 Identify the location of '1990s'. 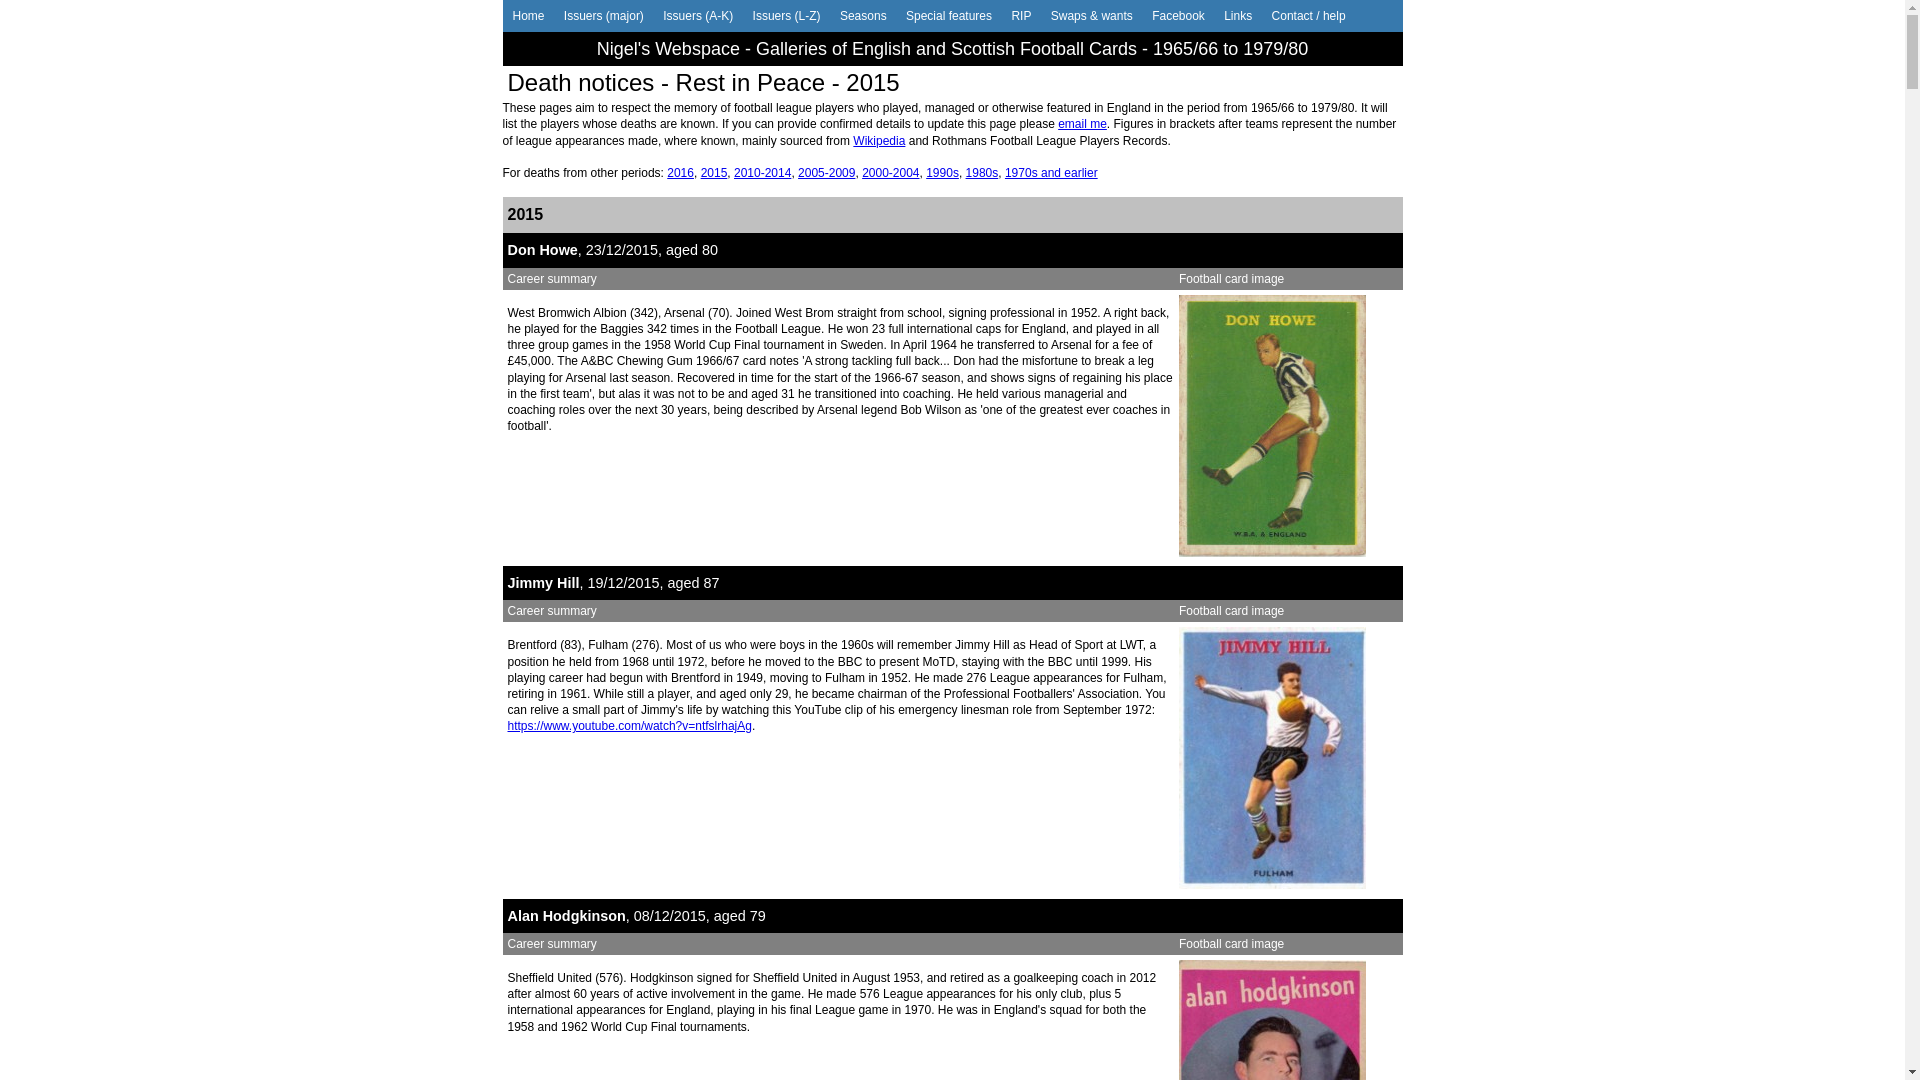
(941, 172).